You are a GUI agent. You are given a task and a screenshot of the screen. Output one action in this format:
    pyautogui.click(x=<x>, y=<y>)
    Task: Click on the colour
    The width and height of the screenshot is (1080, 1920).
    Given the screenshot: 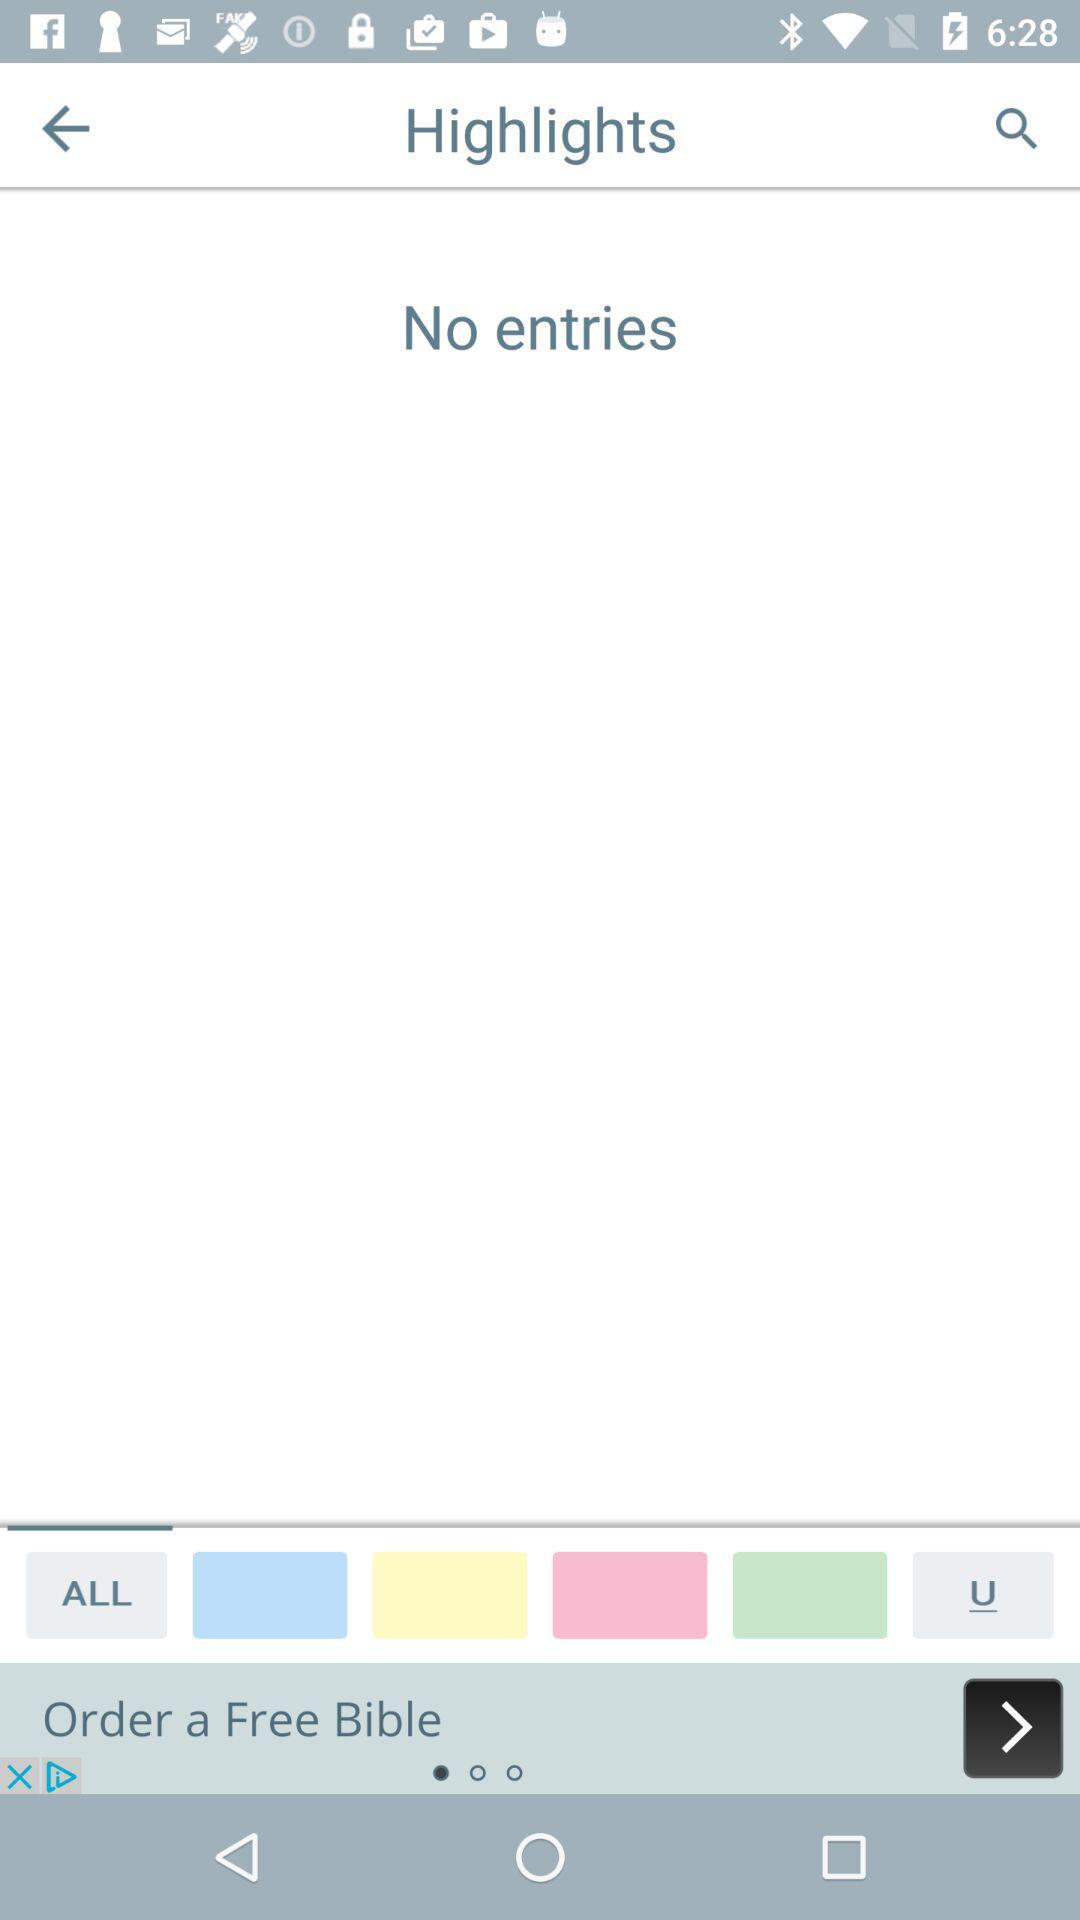 What is the action you would take?
    pyautogui.click(x=810, y=1593)
    